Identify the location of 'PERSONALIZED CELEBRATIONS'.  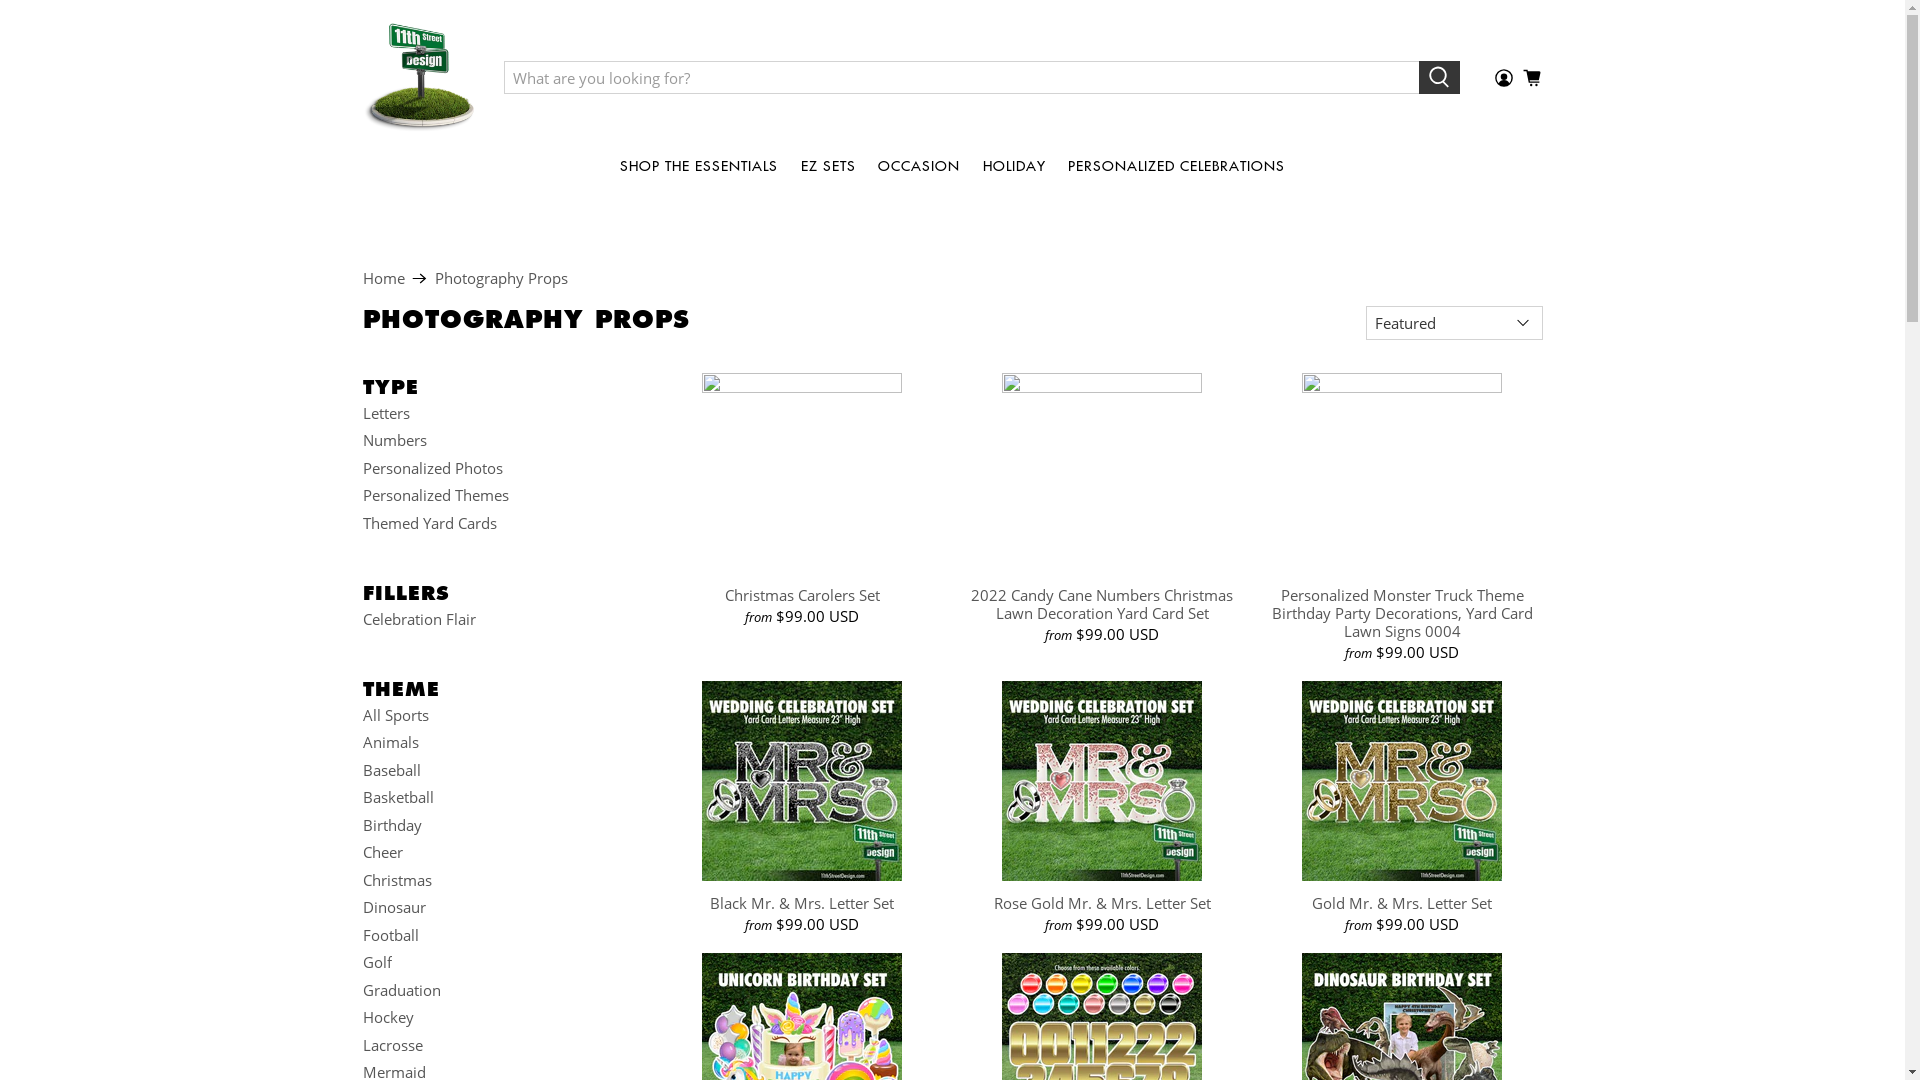
(1176, 164).